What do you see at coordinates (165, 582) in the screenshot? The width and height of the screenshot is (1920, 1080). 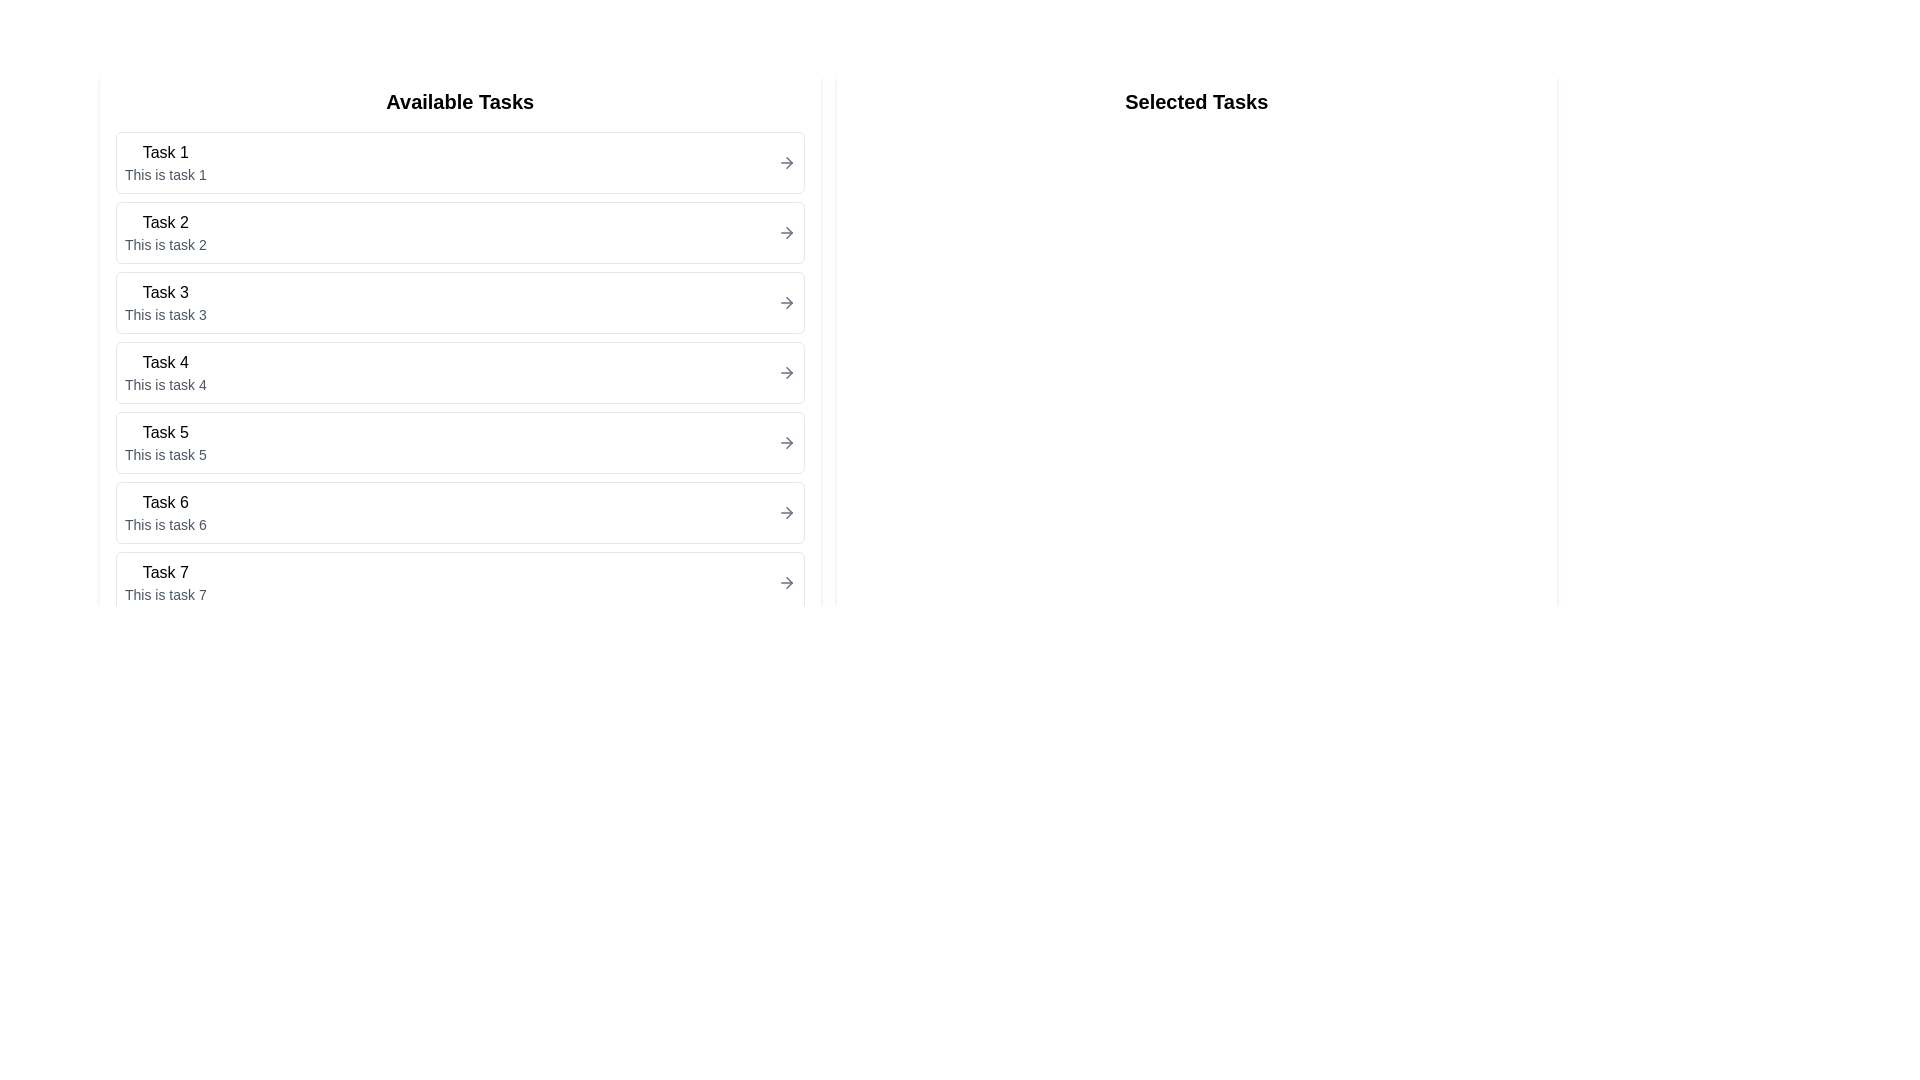 I see `the text block displaying the title and description of the seventh task in the 'Available Tasks' list` at bounding box center [165, 582].